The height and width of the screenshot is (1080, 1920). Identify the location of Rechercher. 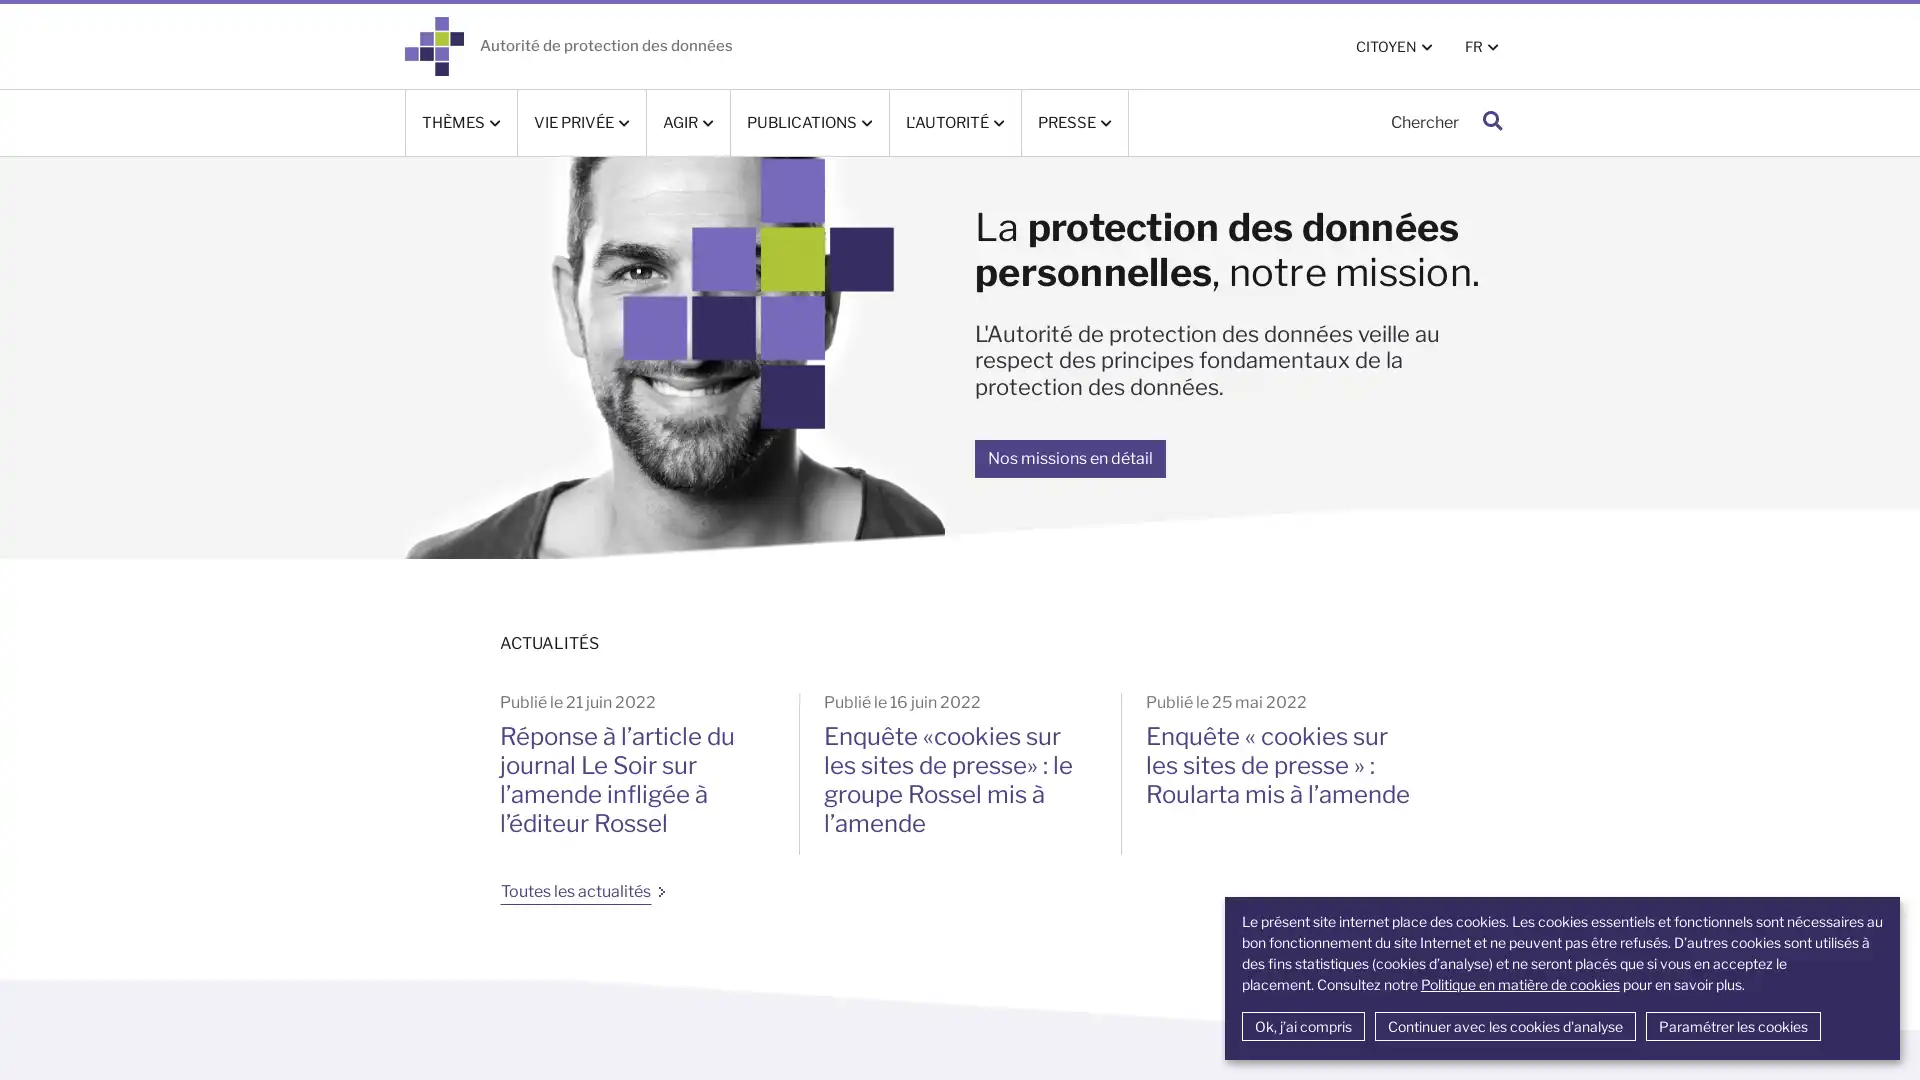
(1492, 122).